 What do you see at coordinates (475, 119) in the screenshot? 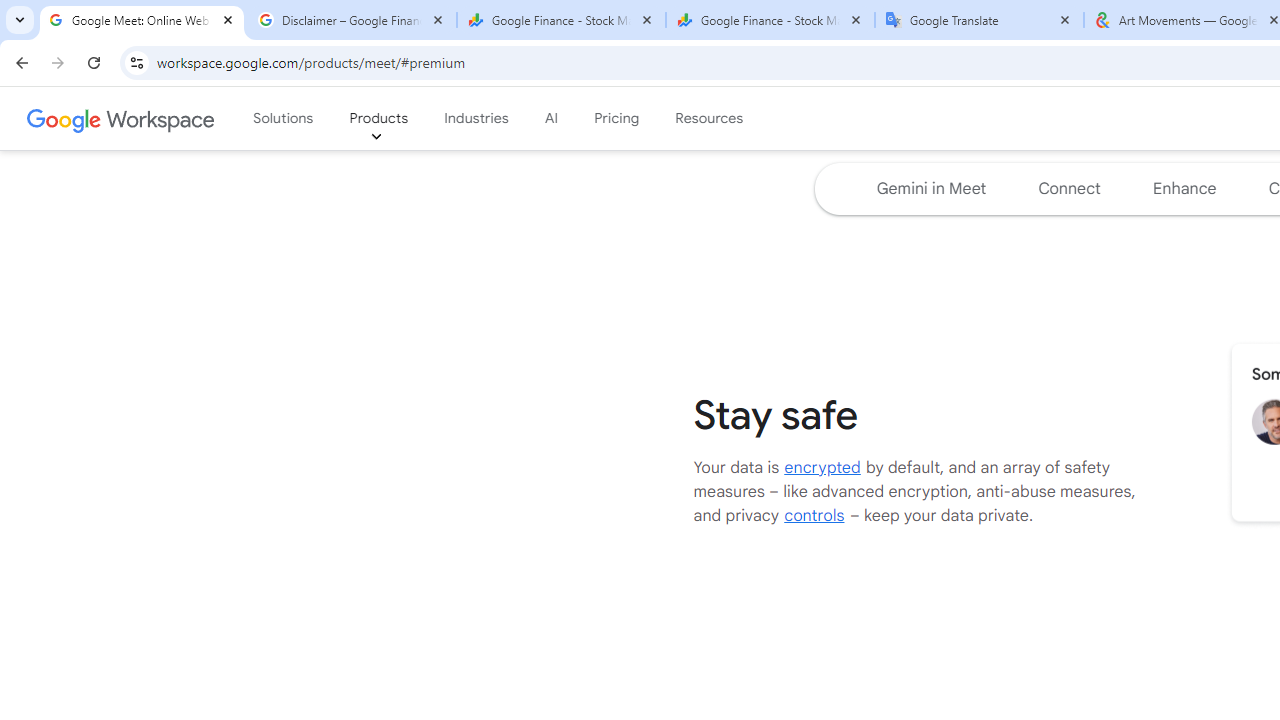
I see `'Industries'` at bounding box center [475, 119].